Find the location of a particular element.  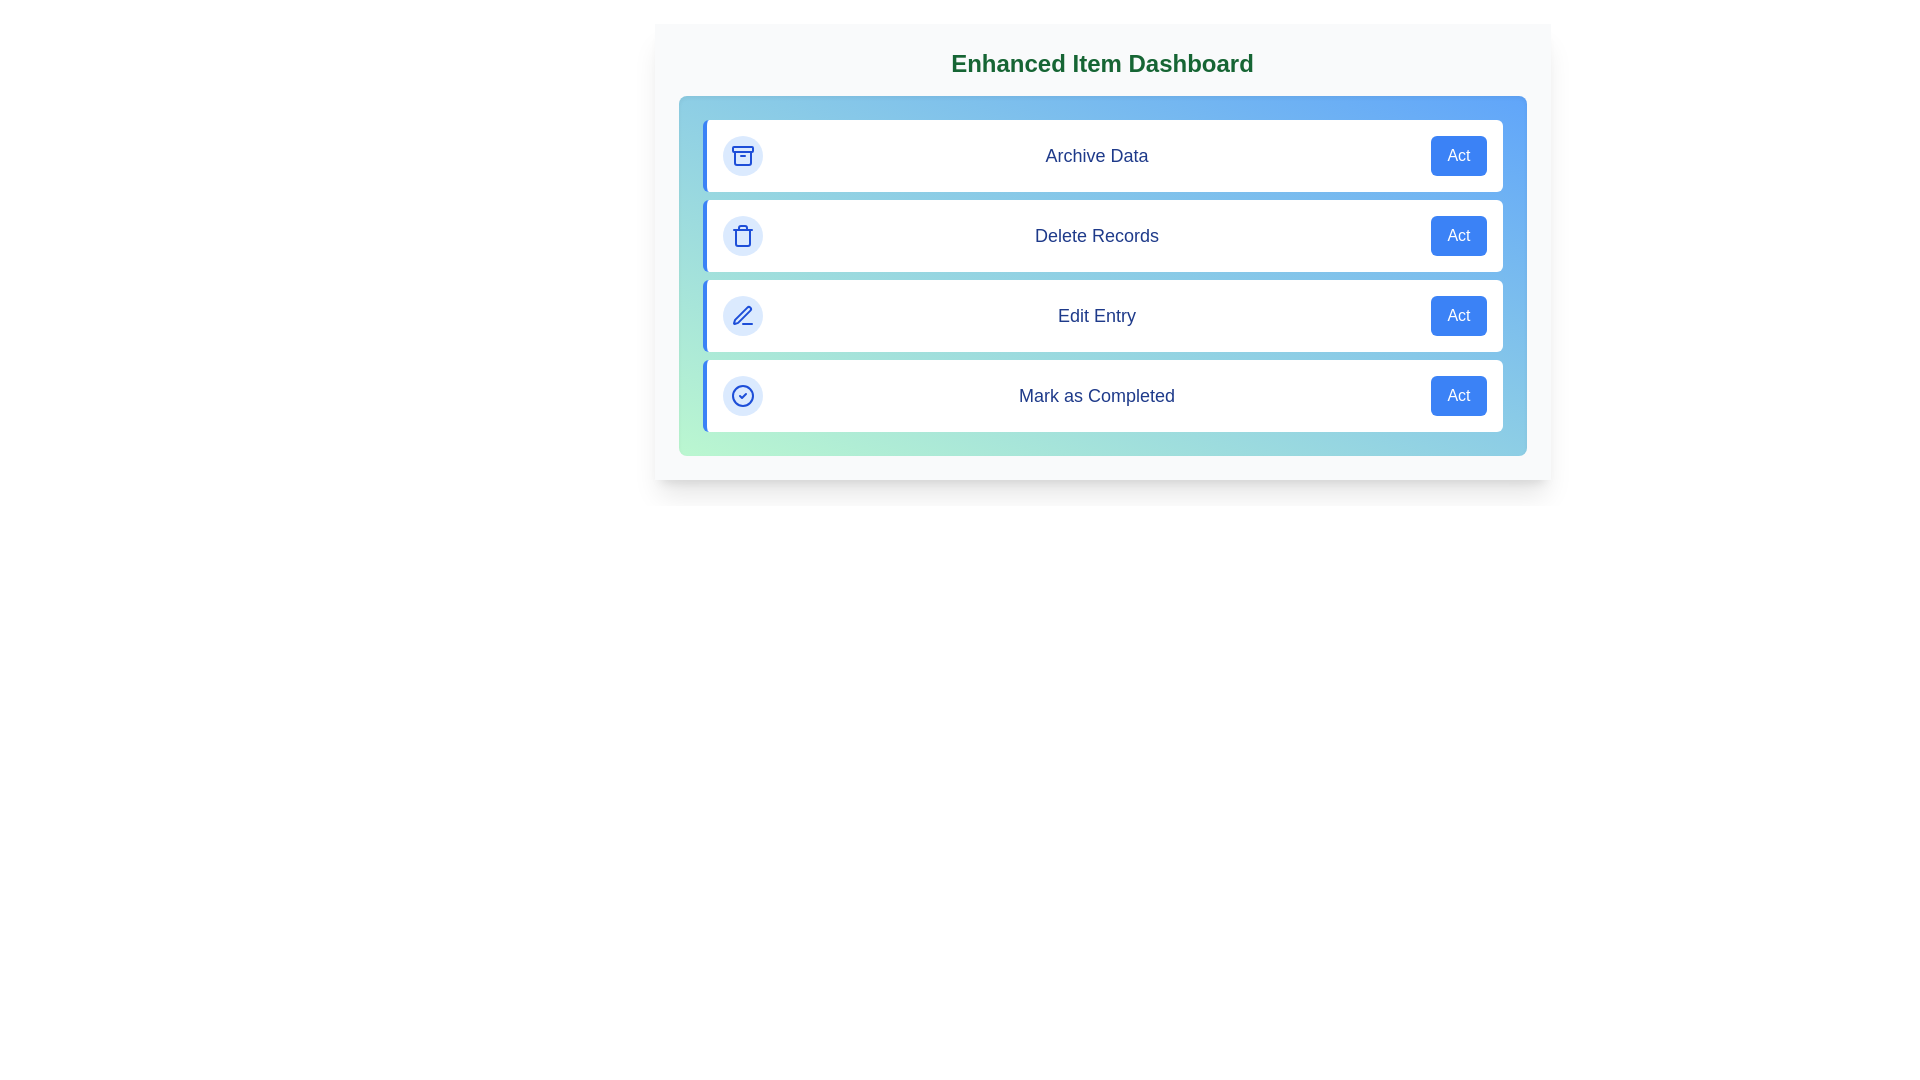

the 'Act' button for the action 'Edit Entry' is located at coordinates (1459, 315).